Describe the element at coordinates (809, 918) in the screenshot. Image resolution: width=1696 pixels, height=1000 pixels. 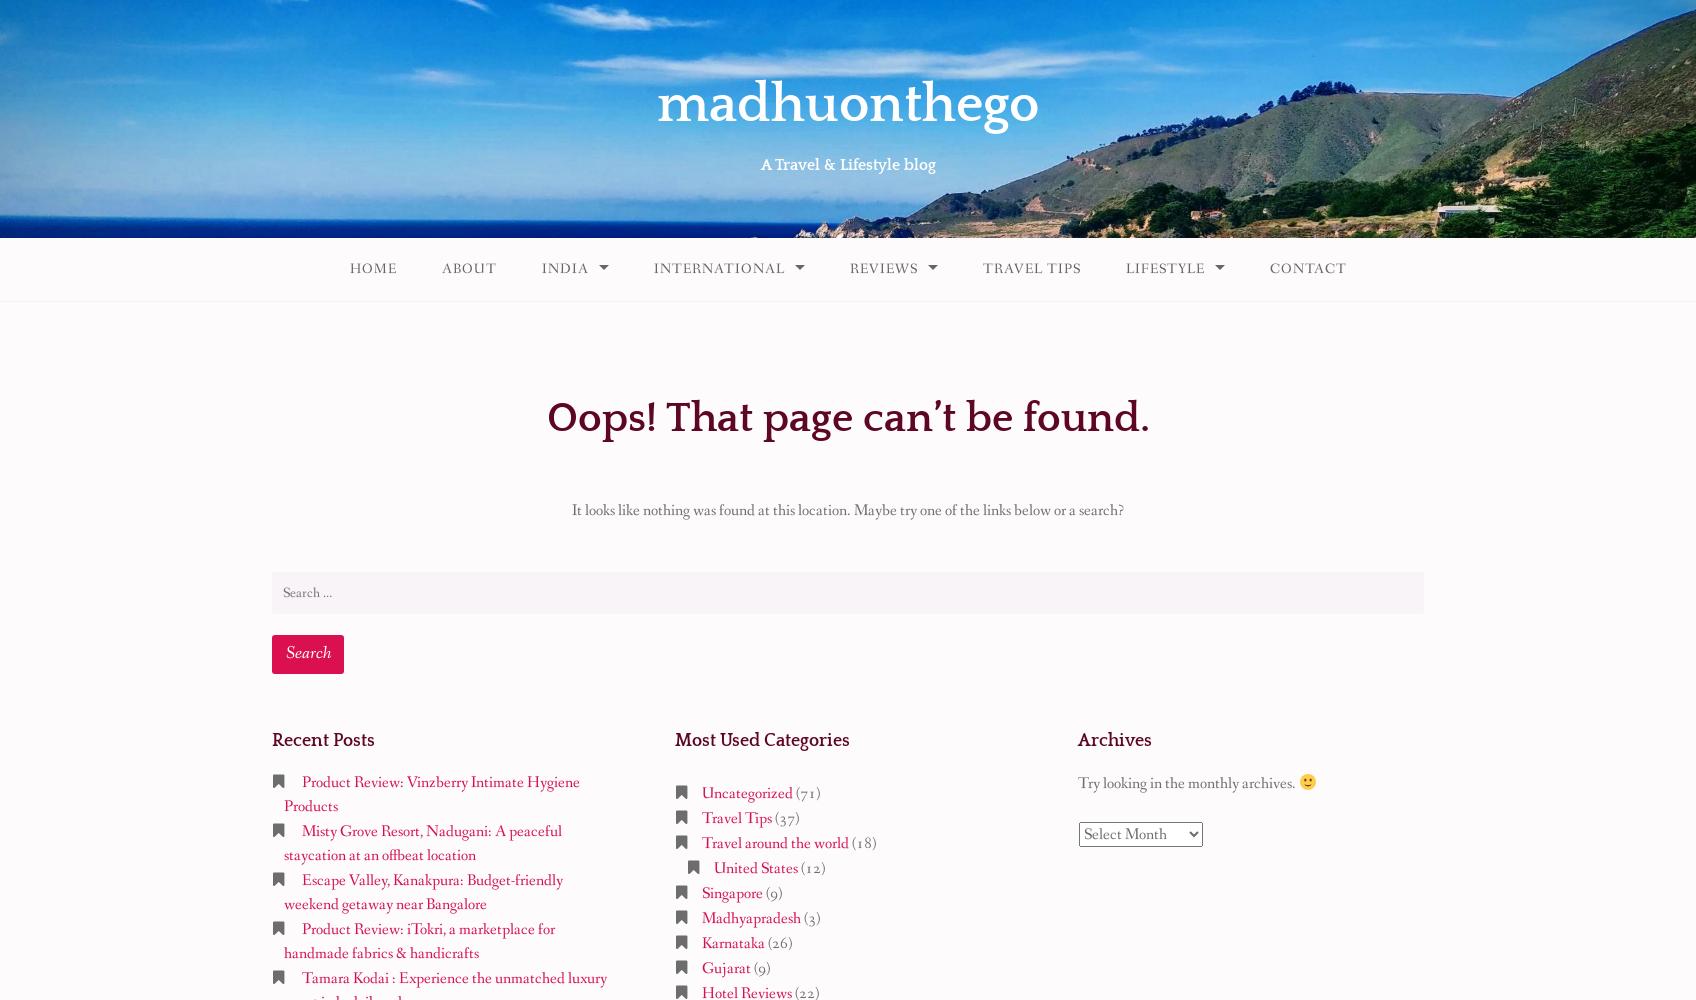
I see `'(3)'` at that location.